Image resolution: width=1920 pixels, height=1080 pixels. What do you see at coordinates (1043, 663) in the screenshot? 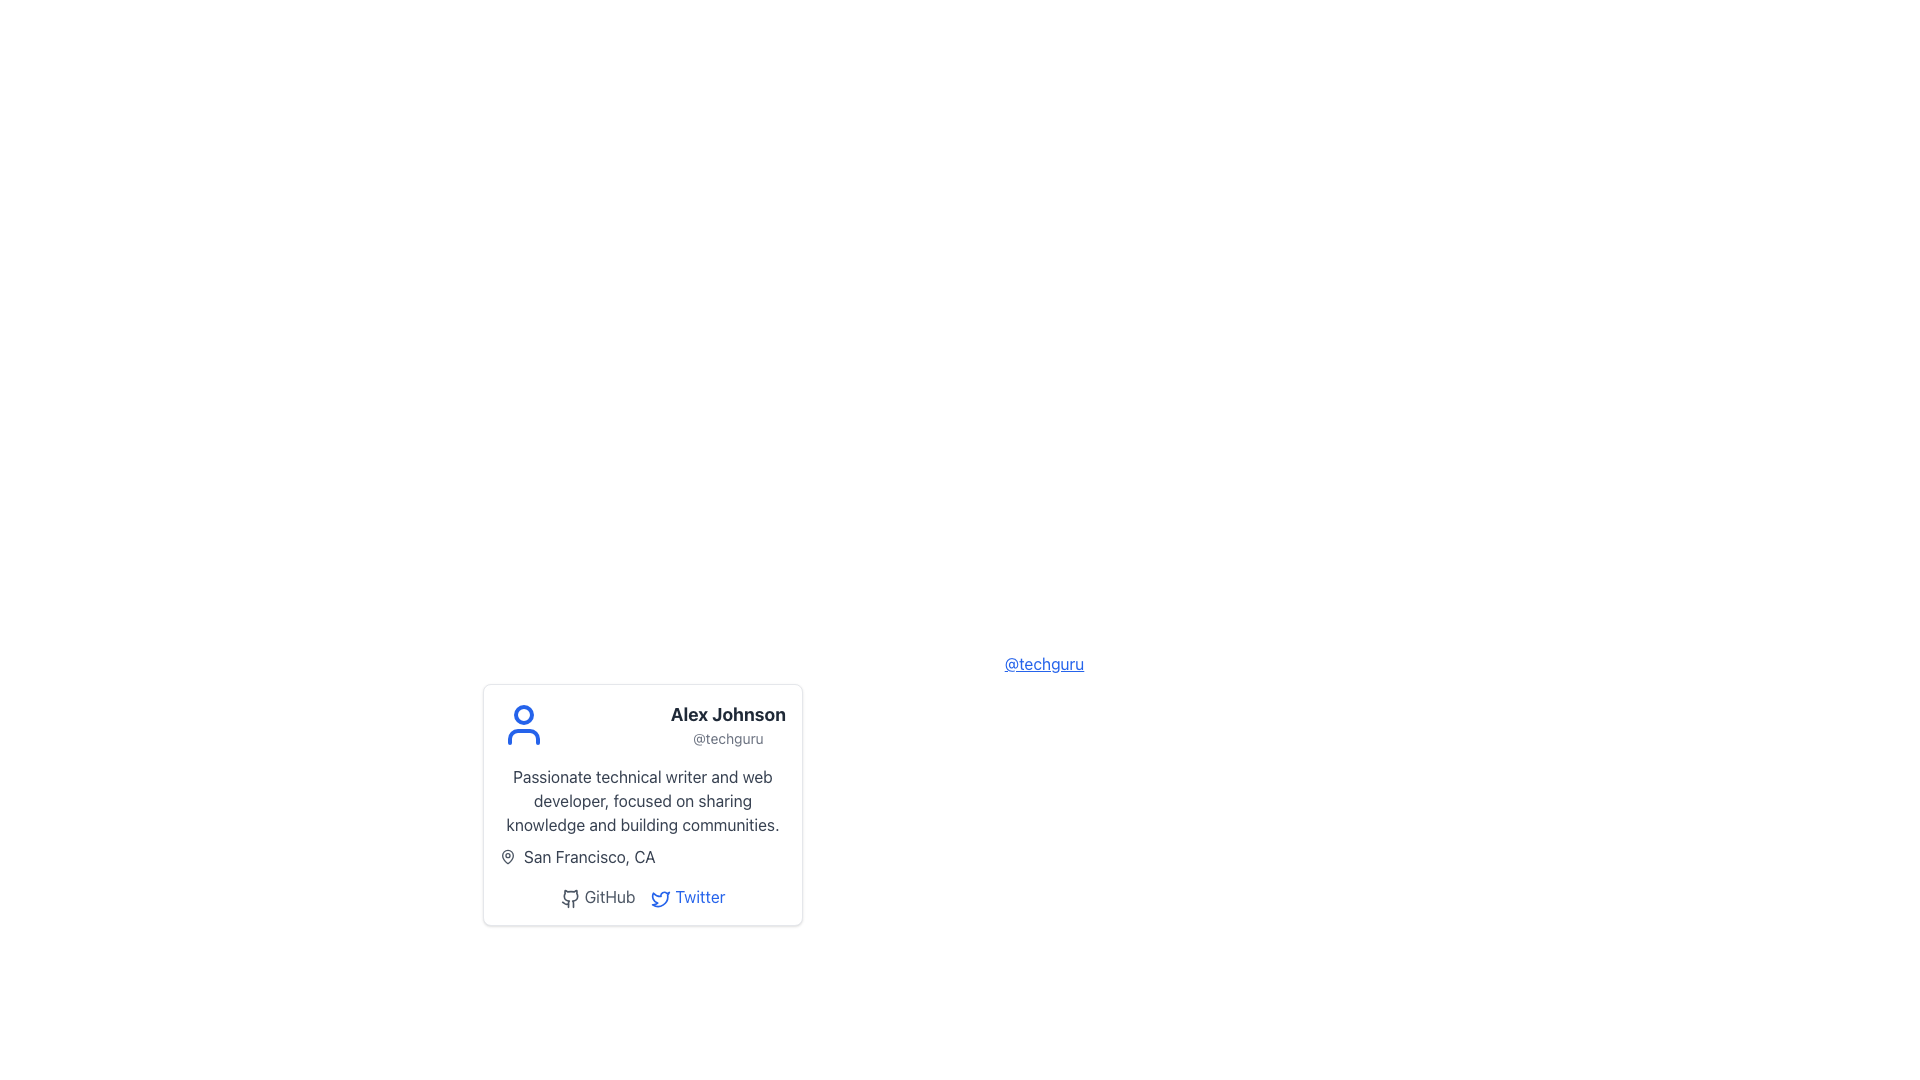
I see `the hyperlink styled with a blue underlined font displaying the text '@techguru'` at bounding box center [1043, 663].